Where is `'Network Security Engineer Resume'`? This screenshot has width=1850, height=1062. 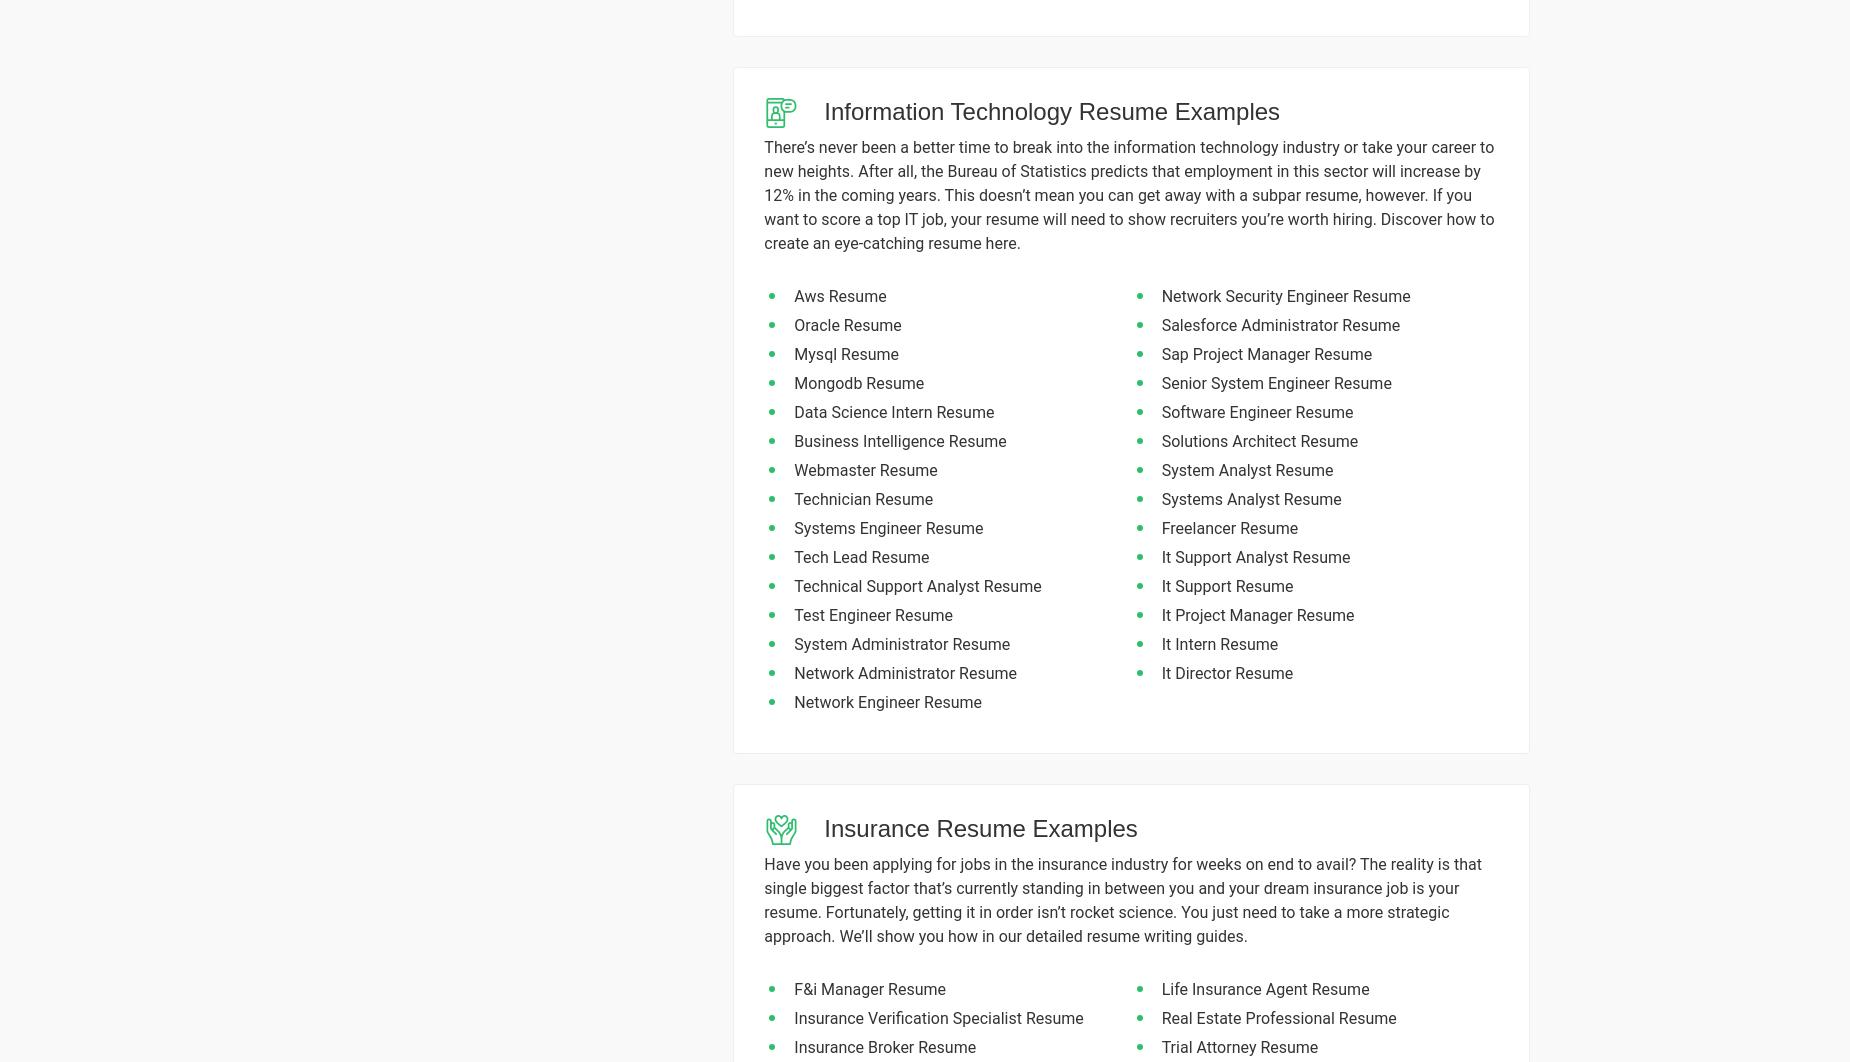 'Network Security Engineer Resume' is located at coordinates (1160, 295).